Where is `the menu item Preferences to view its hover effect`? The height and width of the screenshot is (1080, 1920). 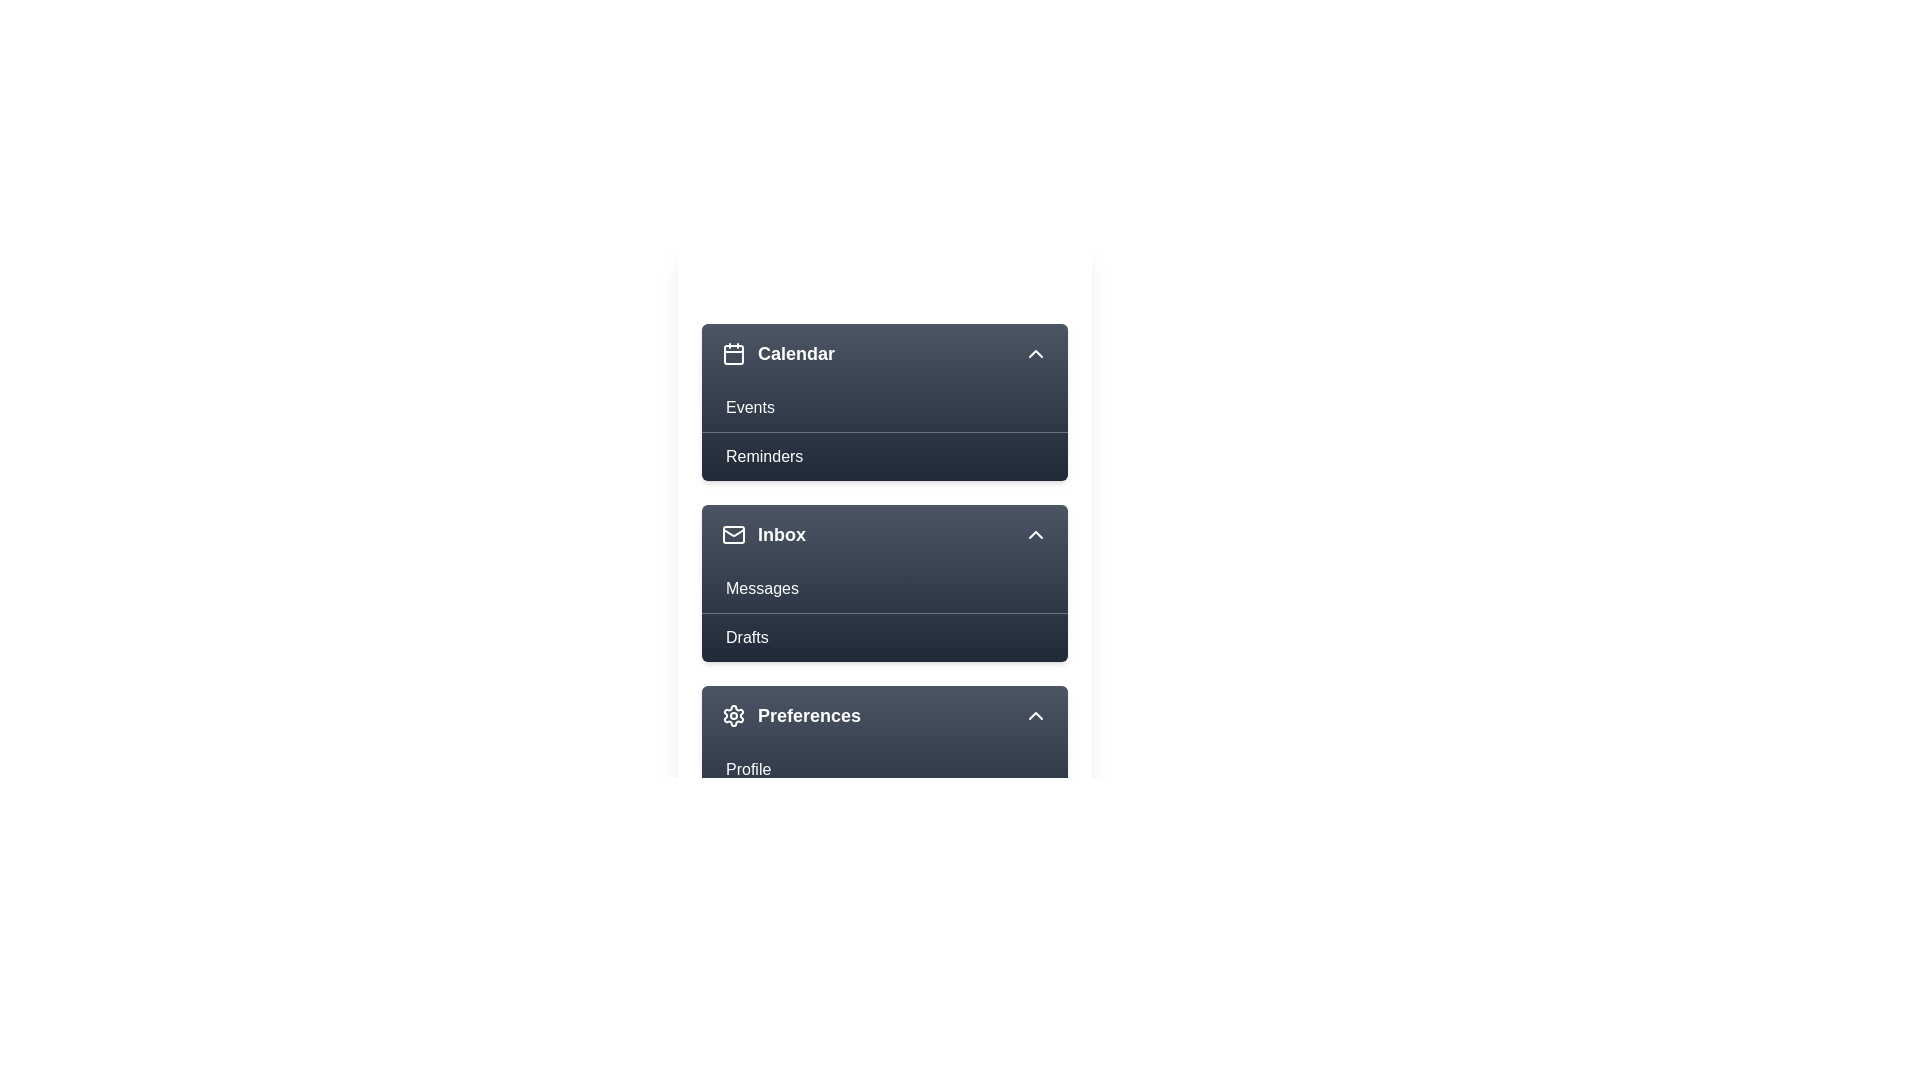
the menu item Preferences to view its hover effect is located at coordinates (883, 715).